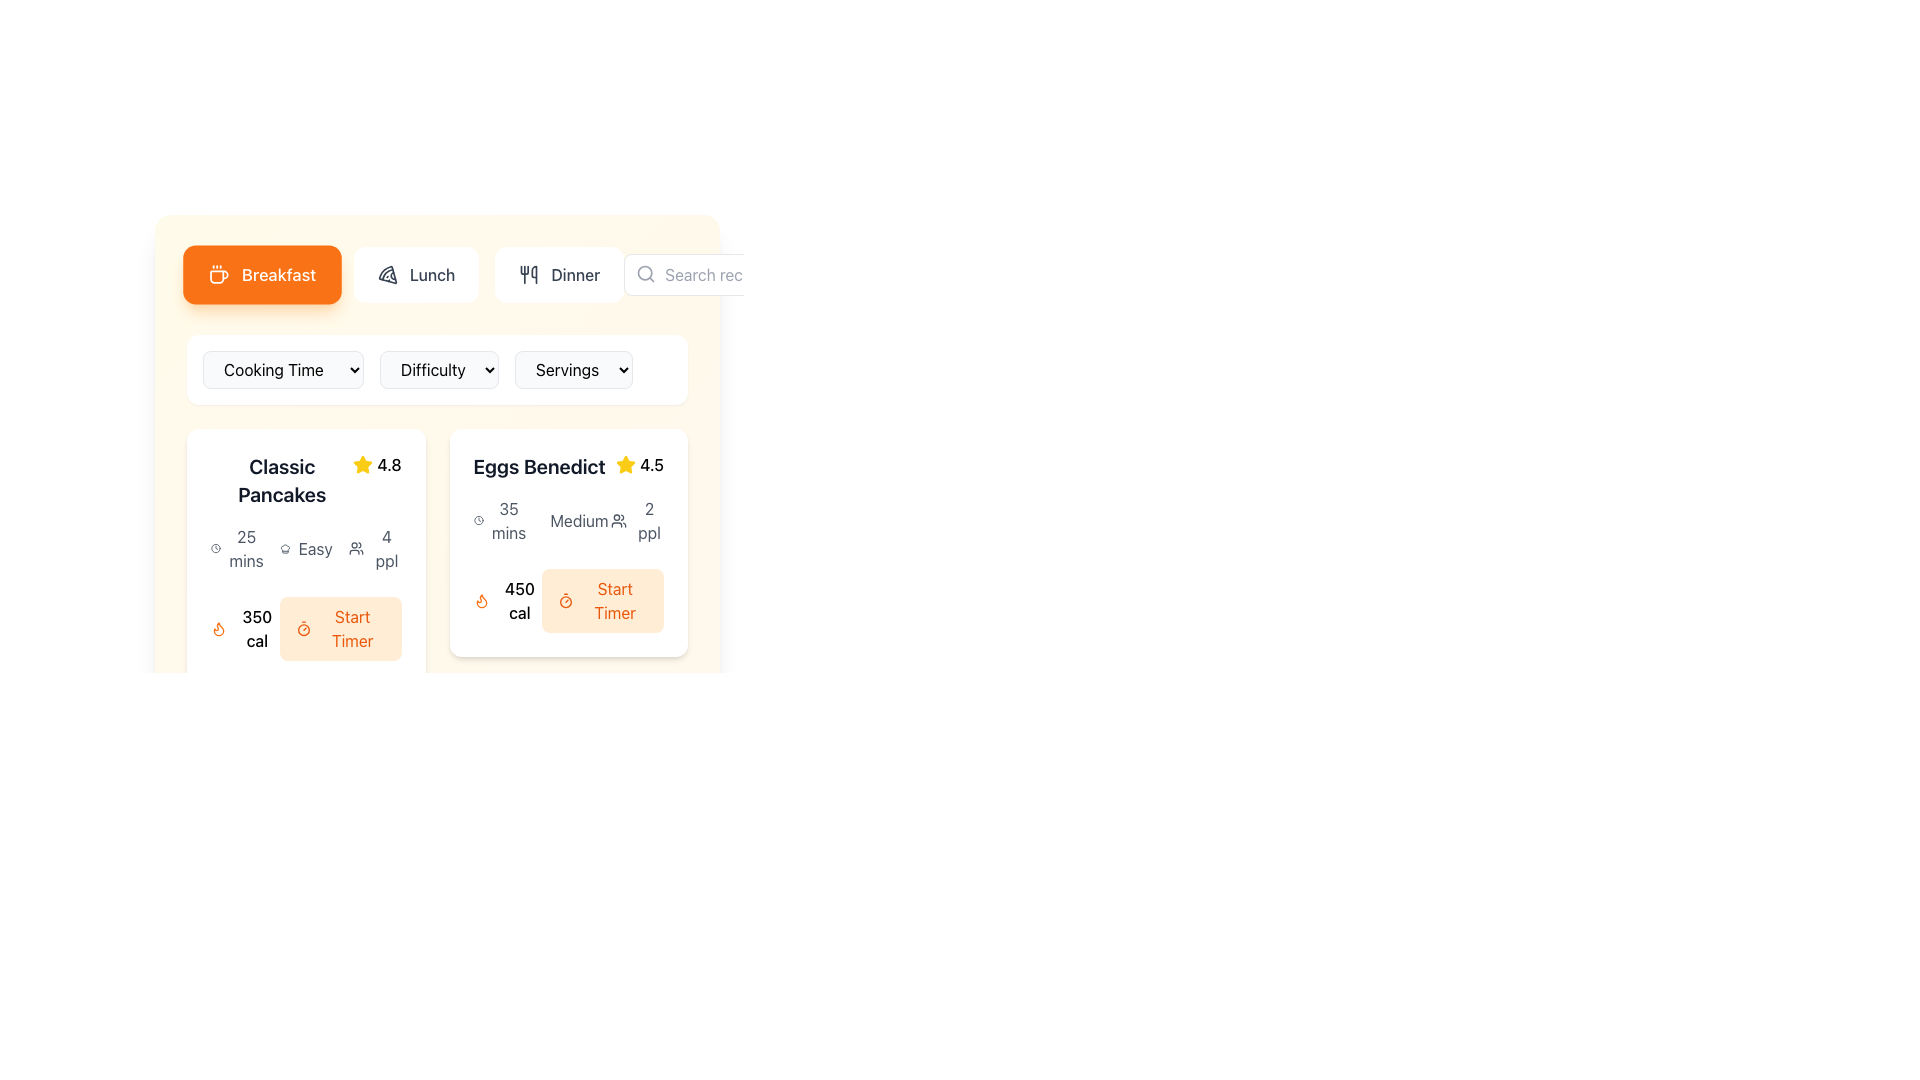 The image size is (1920, 1080). What do you see at coordinates (278, 274) in the screenshot?
I see `static text label representing the 'Breakfast' category in the menu located in the top-left section of the interface` at bounding box center [278, 274].